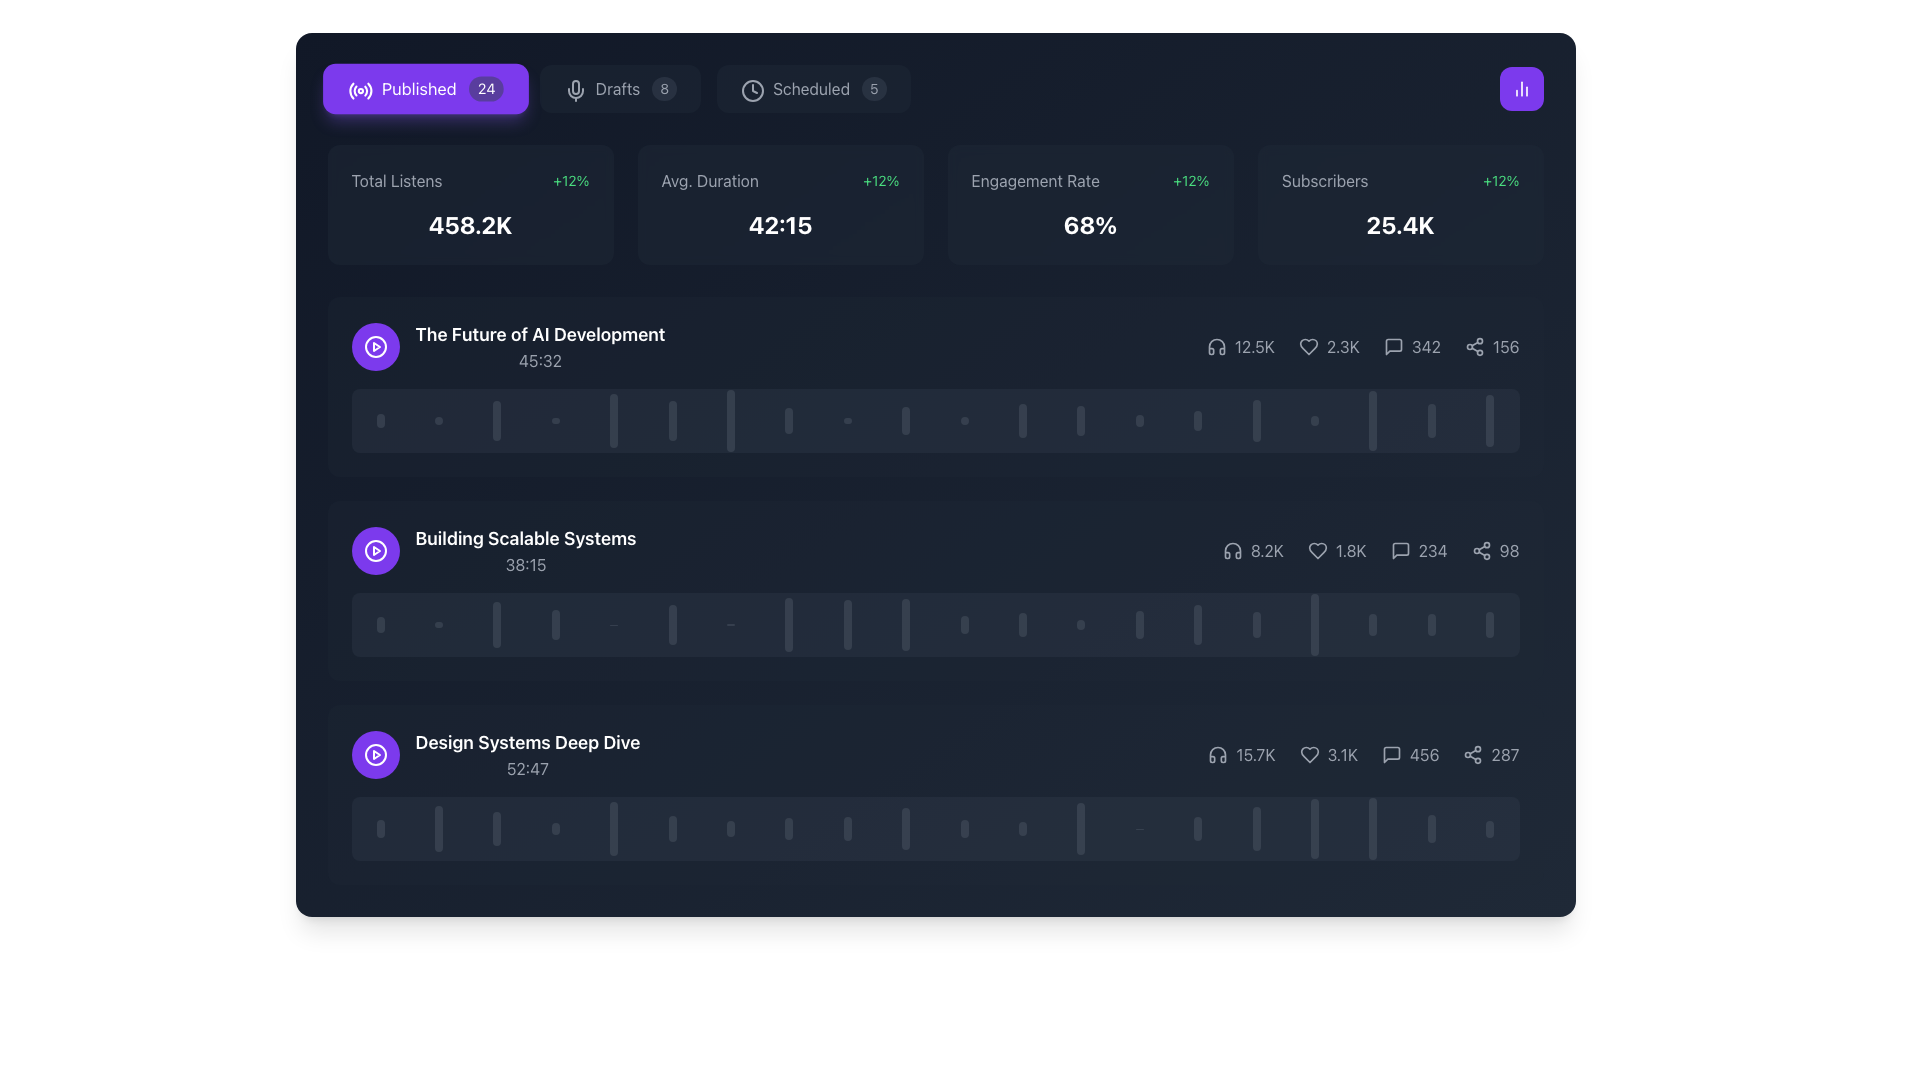 The image size is (1920, 1080). Describe the element at coordinates (1391, 755) in the screenshot. I see `the comments indicator icon (speech bubble) located in the social interaction bar below the 'Design Systems Deep Dive' section, which visually represents the comment count of 456` at that location.